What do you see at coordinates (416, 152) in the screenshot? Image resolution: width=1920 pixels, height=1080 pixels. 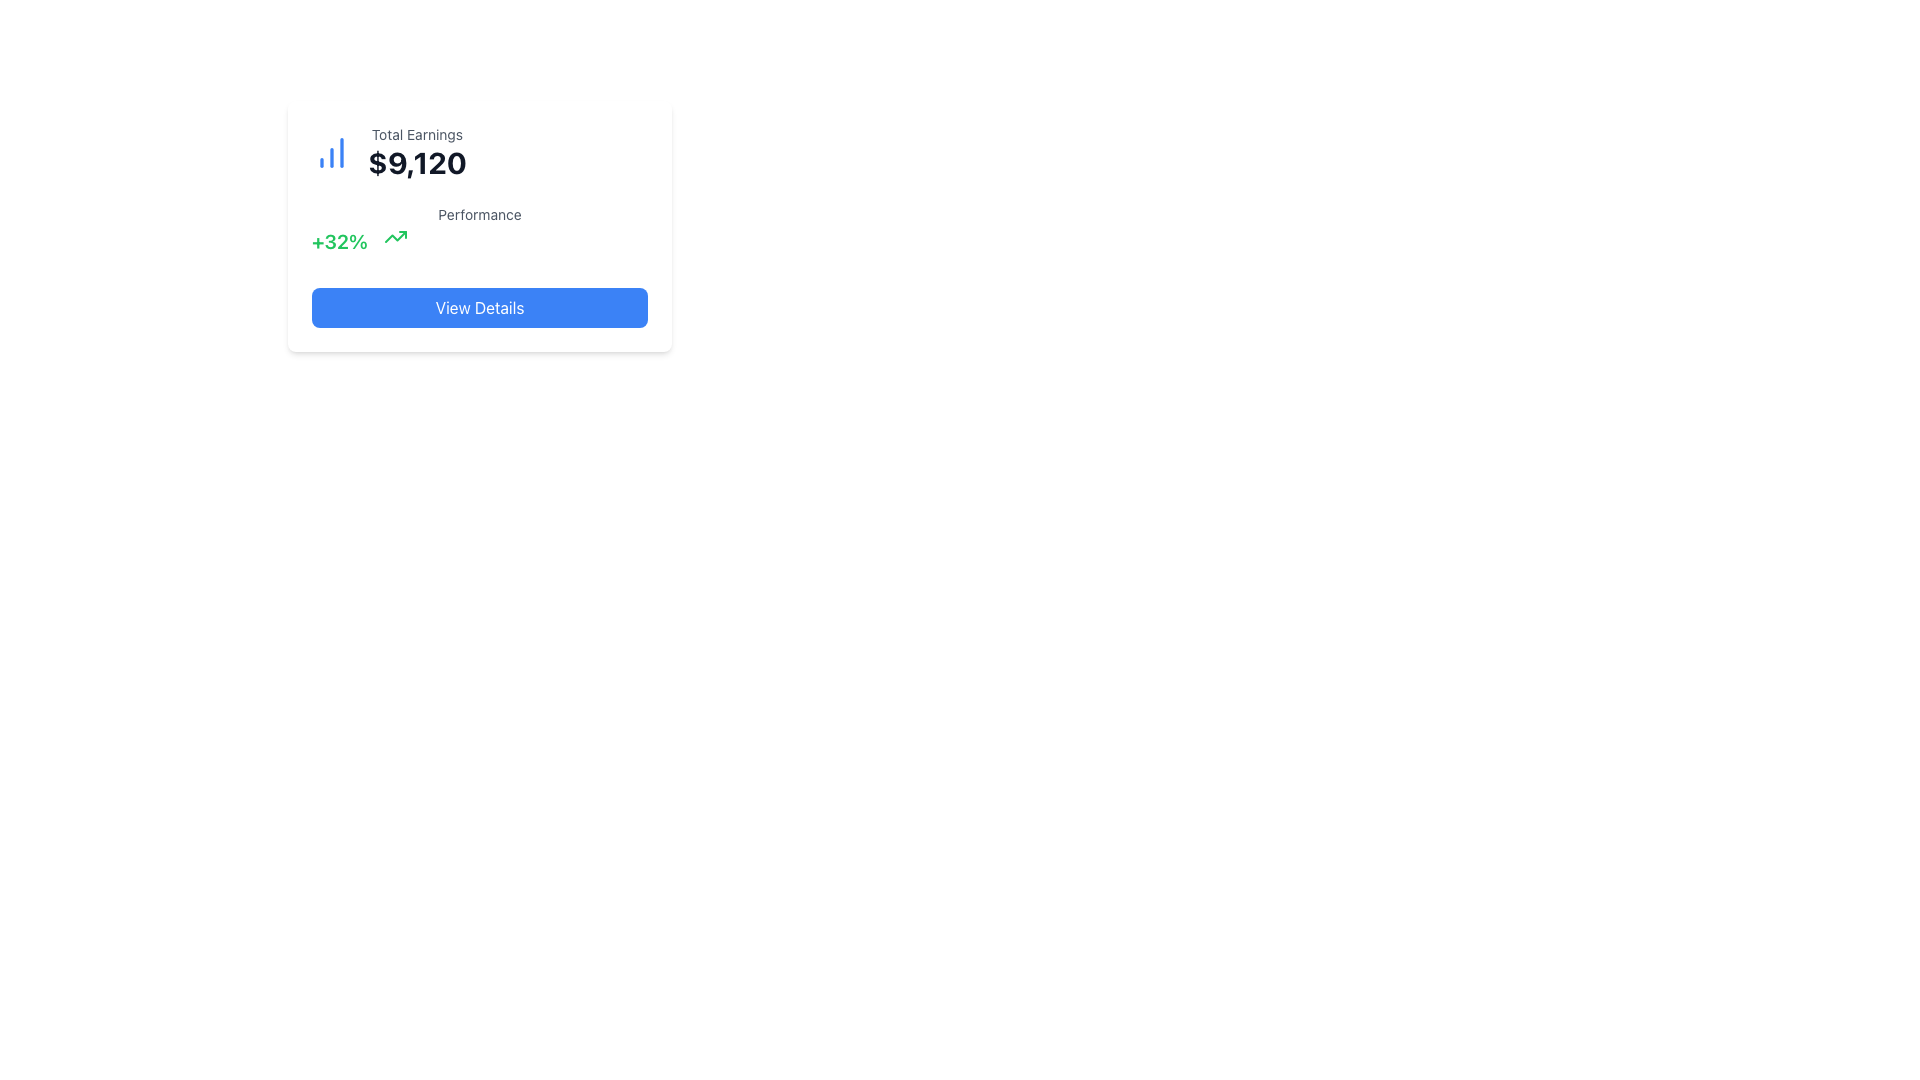 I see `the Text Block displaying the total earnings amount, located in the top-left area of a card-like component, to the right of a blue icon and above a 'Performance' label` at bounding box center [416, 152].